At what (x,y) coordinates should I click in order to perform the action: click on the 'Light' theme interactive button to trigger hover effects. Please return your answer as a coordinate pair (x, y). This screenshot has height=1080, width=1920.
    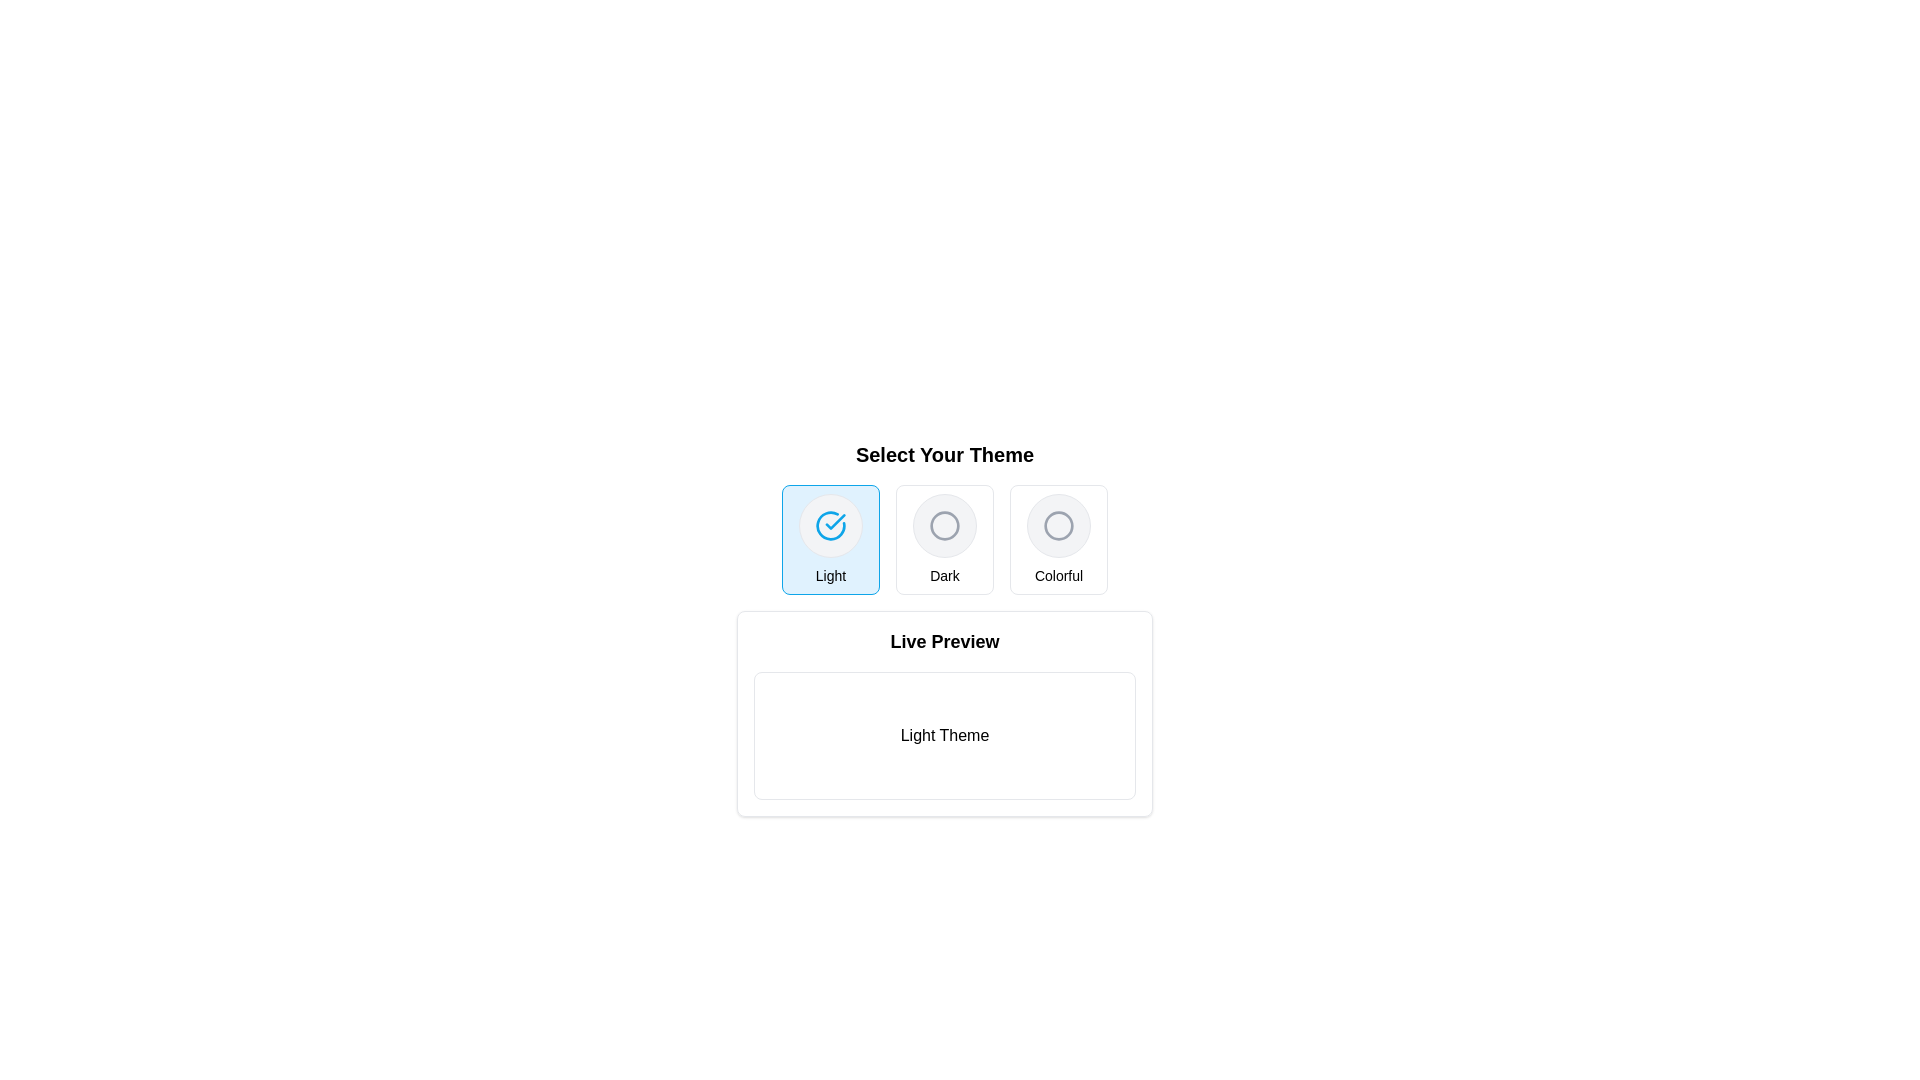
    Looking at the image, I should click on (830, 540).